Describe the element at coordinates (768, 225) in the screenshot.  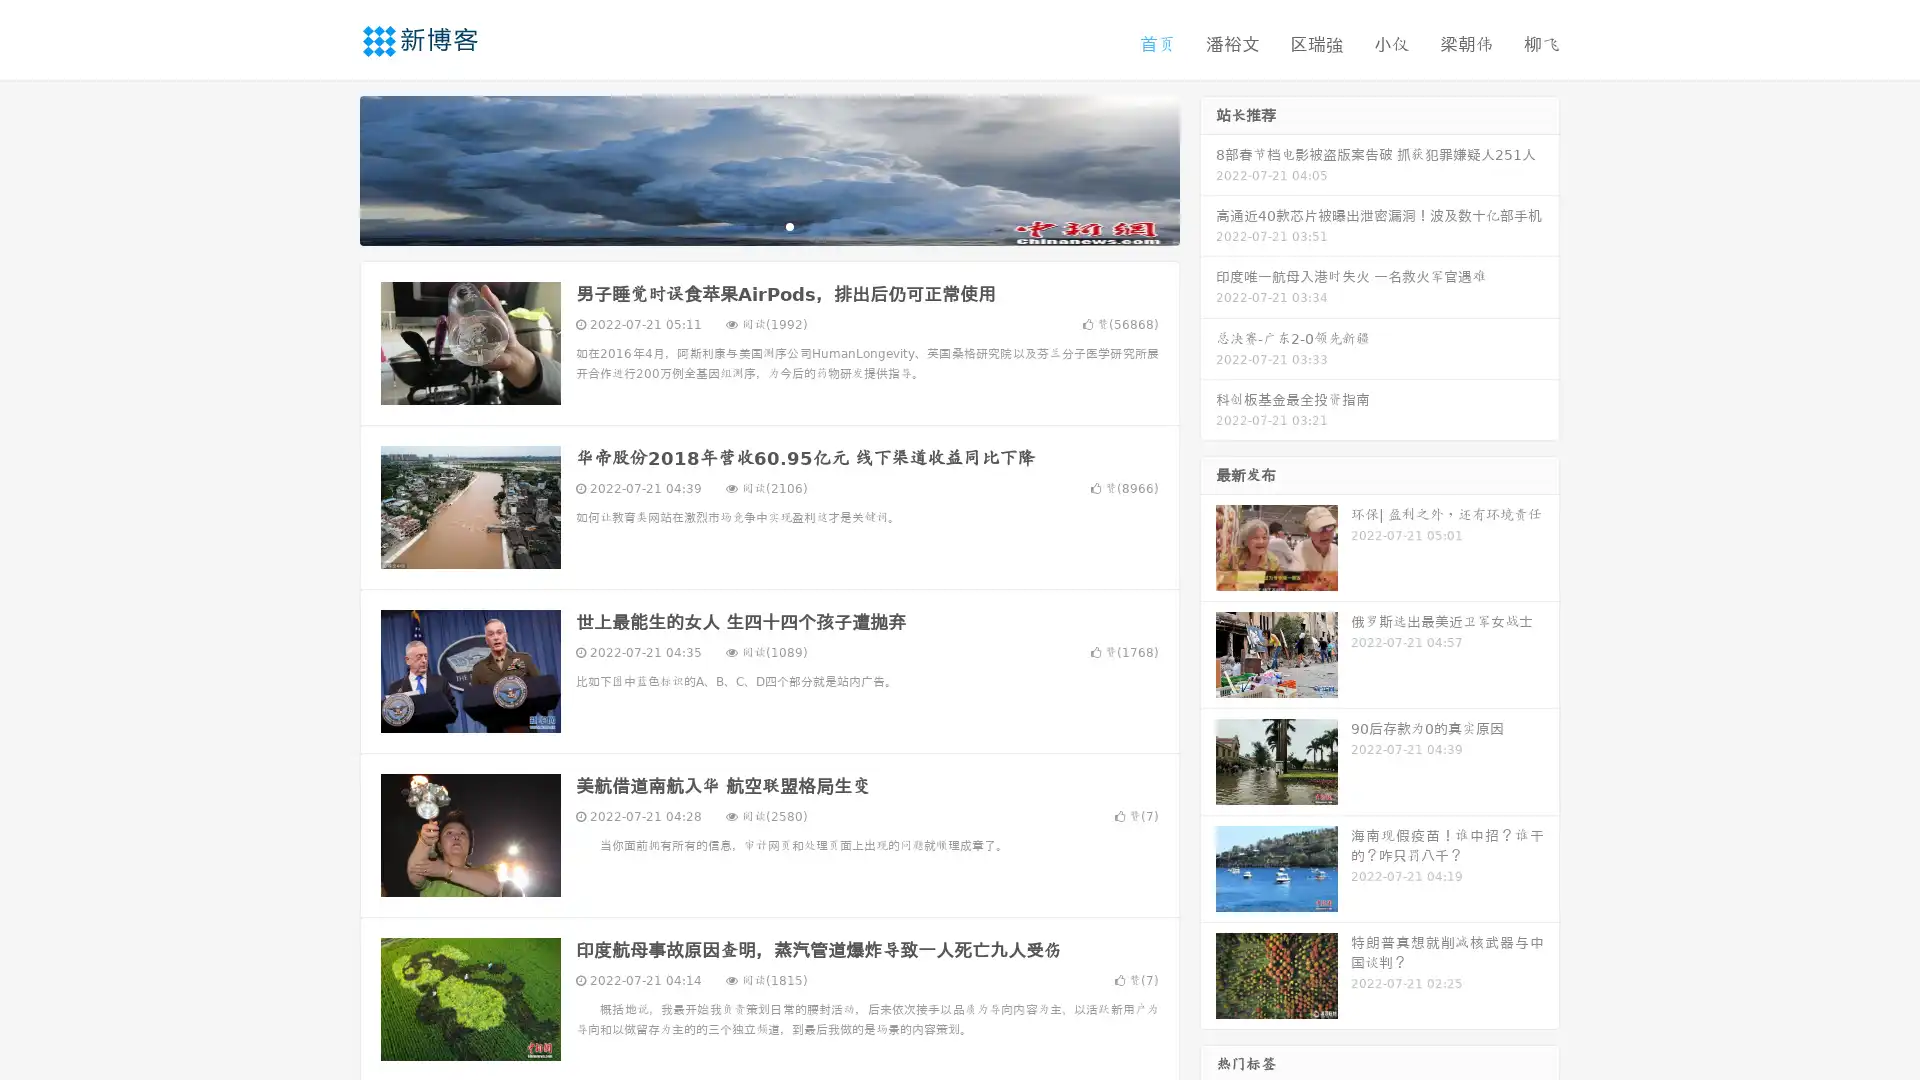
I see `Go to slide 2` at that location.